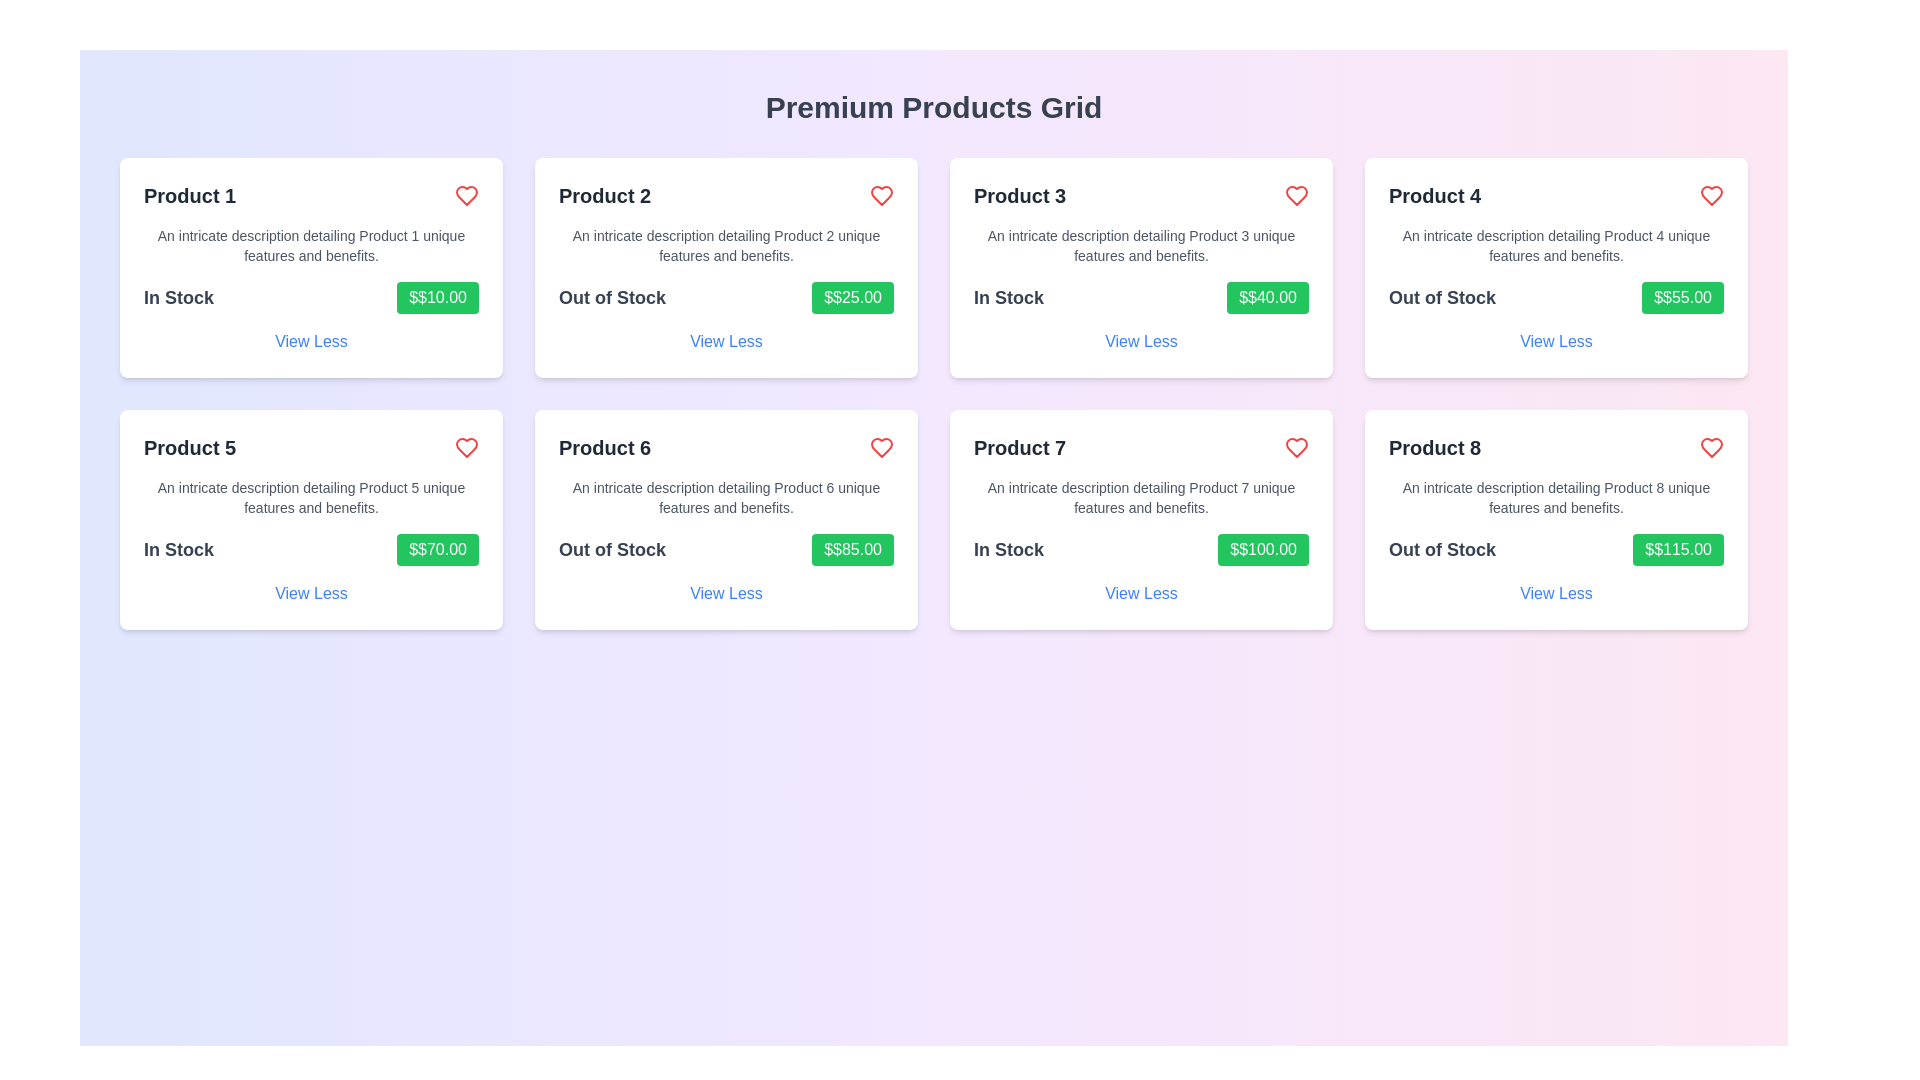  I want to click on the 'In Stock' text label, which is bold and dark gray, located at the bottom-left of the 'Product 1' card, adjacent to a green price tag reading '$10.00', so click(178, 297).